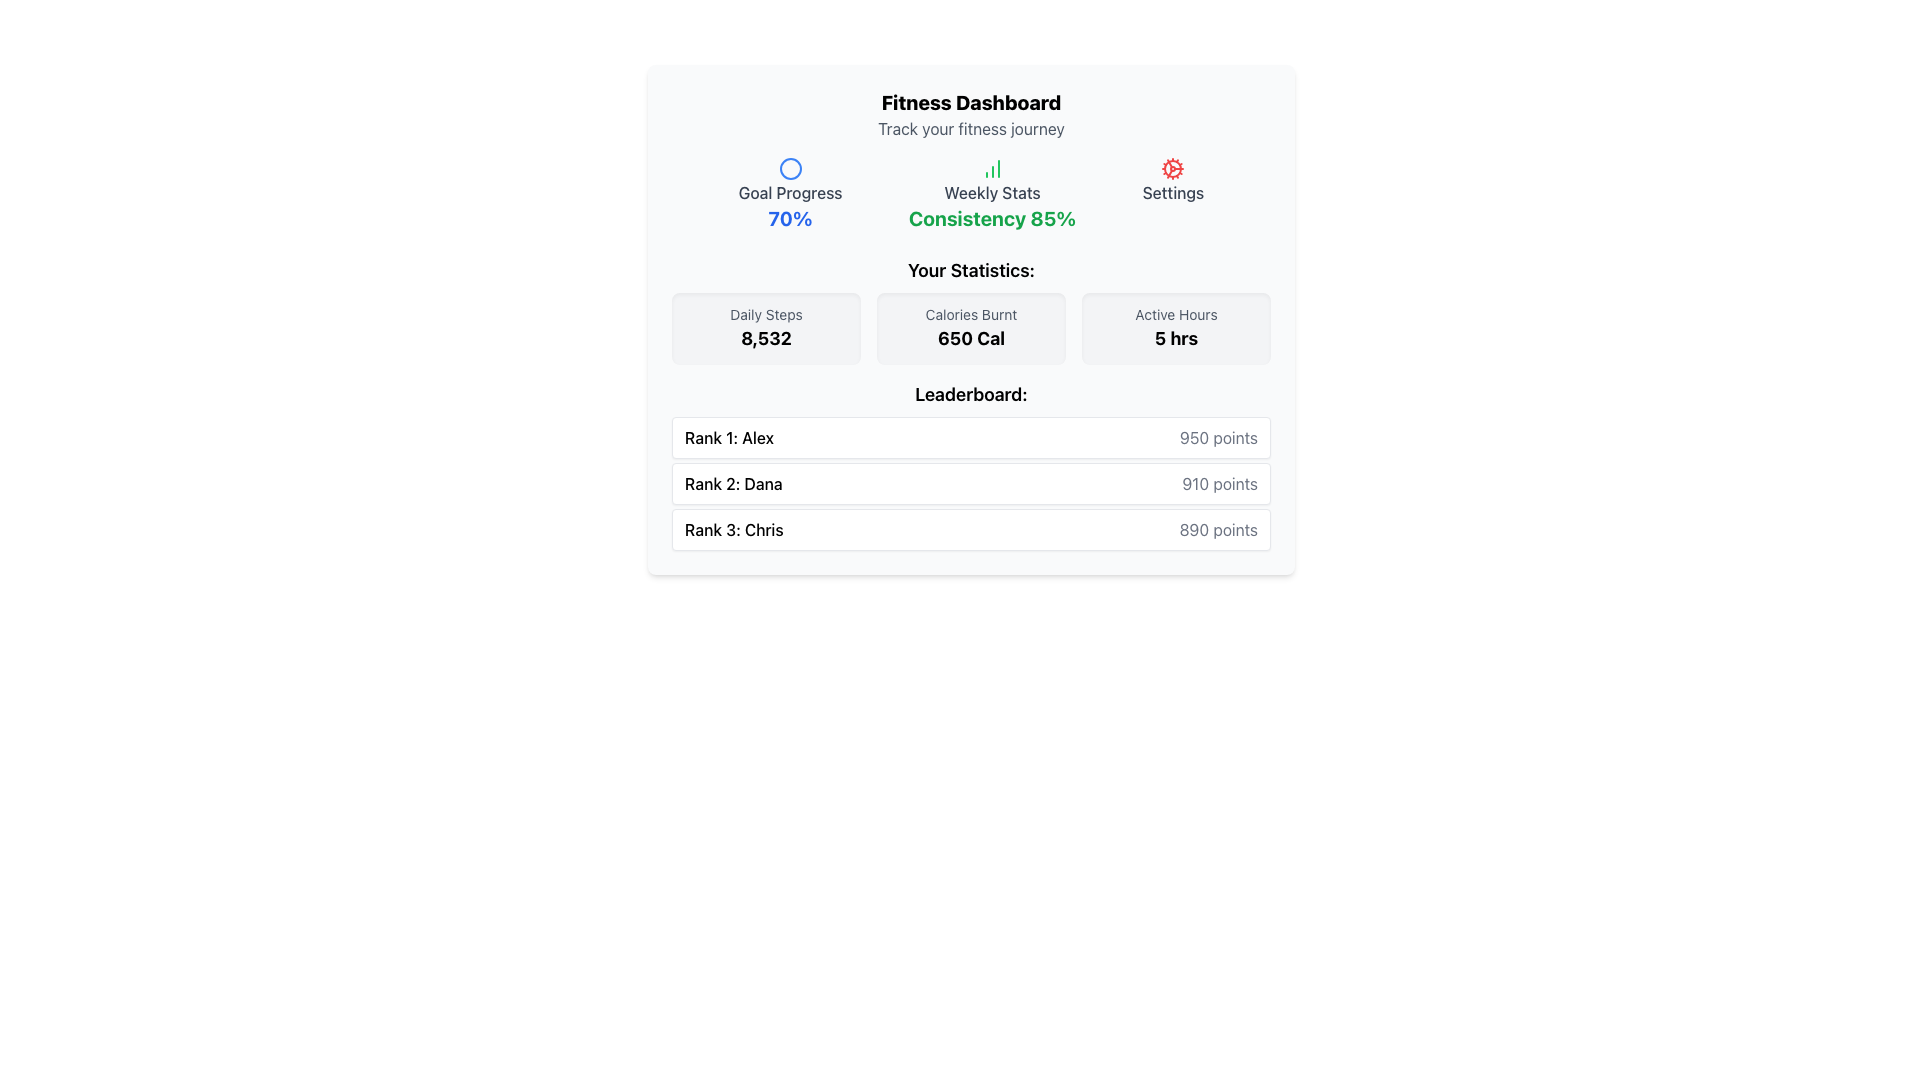 The height and width of the screenshot is (1080, 1920). Describe the element at coordinates (971, 103) in the screenshot. I see `the bold, black text 'Fitness Dashboard' which is centered at the top of the interface` at that location.